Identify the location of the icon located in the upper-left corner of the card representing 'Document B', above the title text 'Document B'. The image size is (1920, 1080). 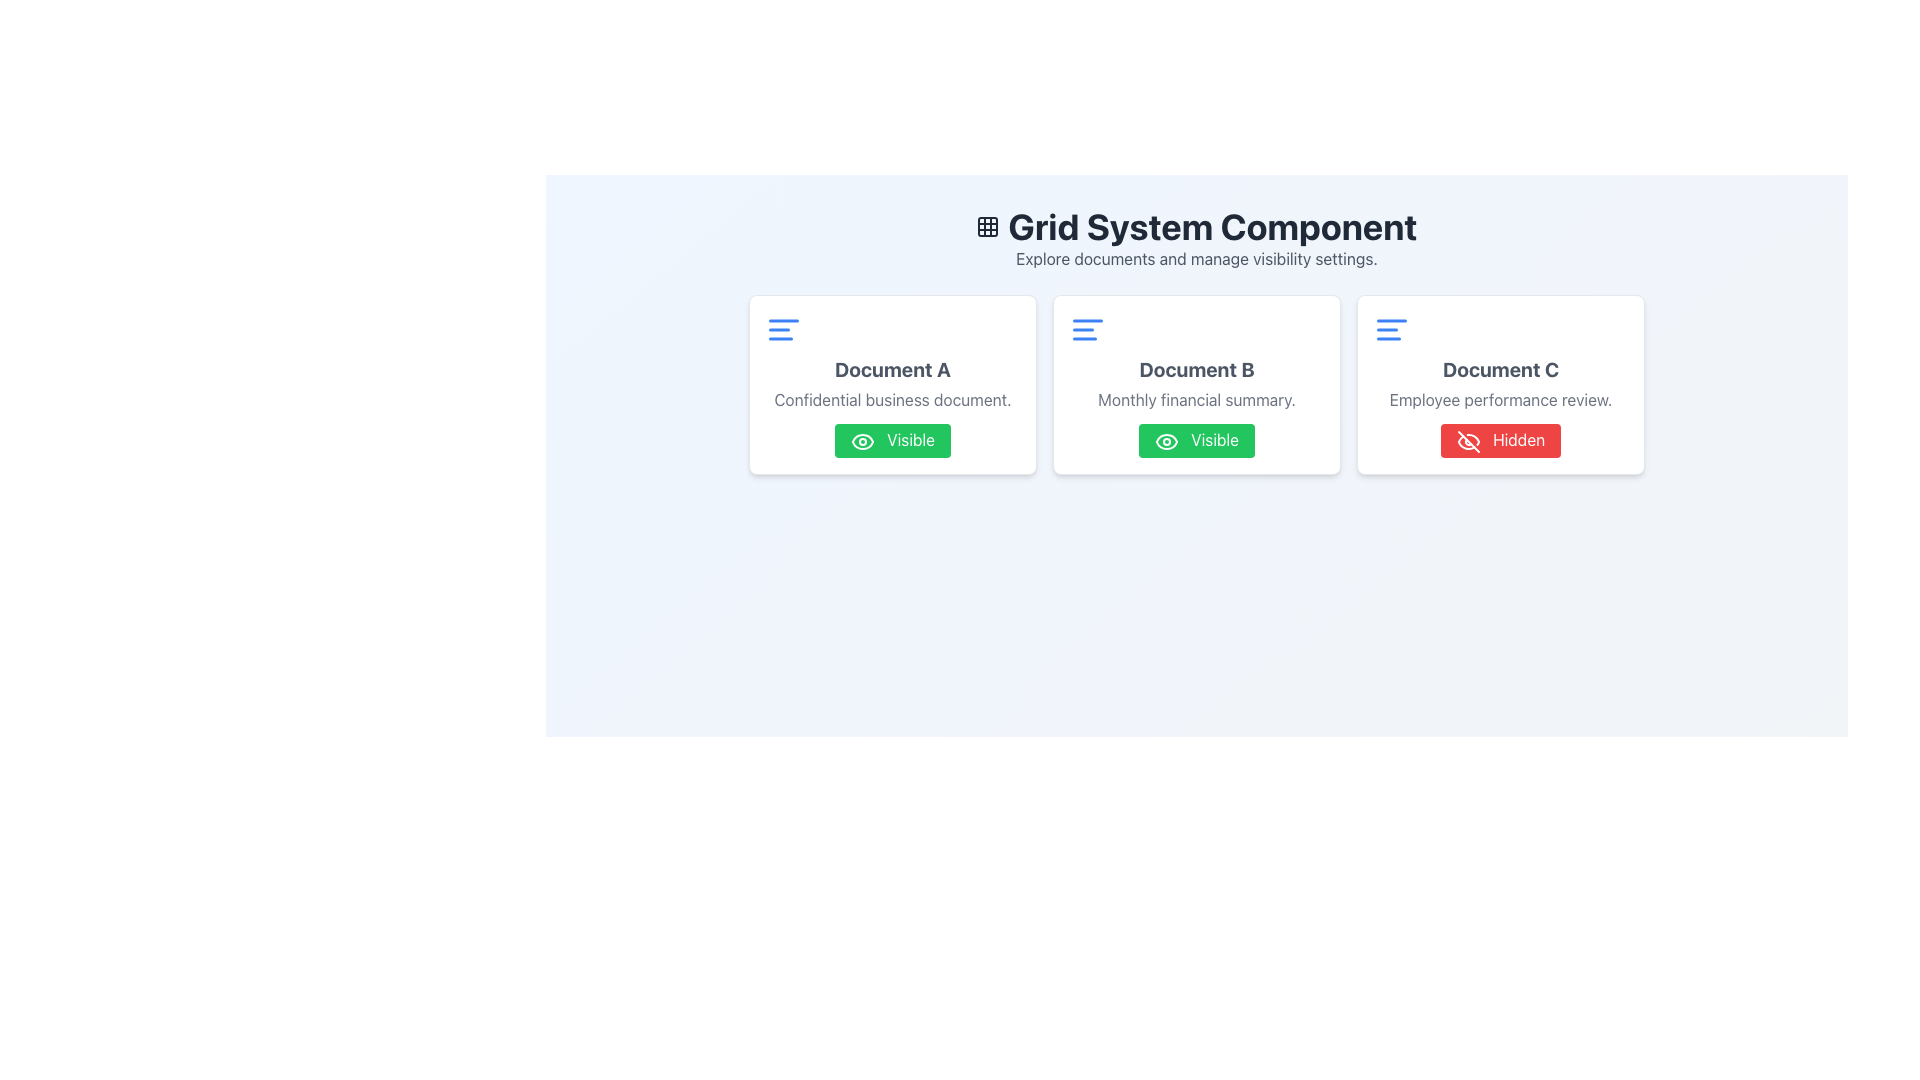
(1087, 329).